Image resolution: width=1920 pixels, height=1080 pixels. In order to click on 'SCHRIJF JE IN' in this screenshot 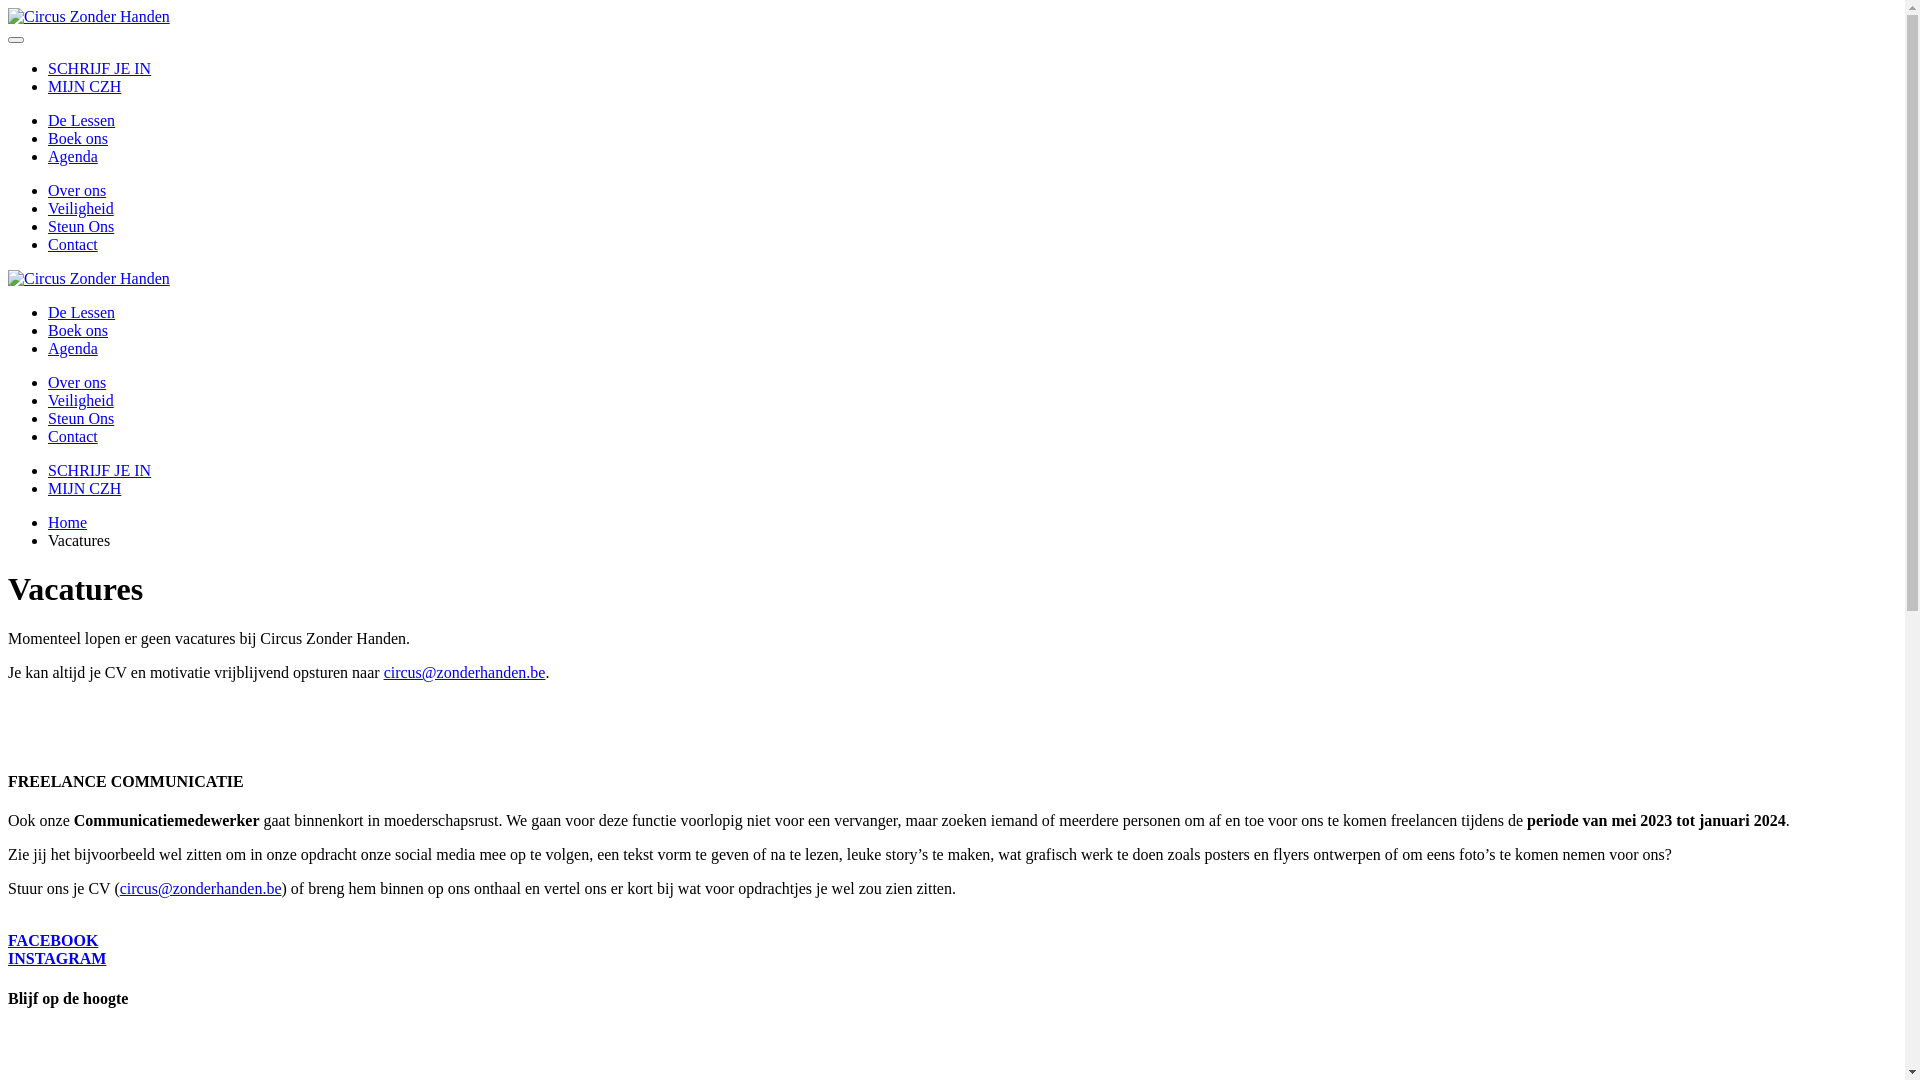, I will do `click(98, 67)`.